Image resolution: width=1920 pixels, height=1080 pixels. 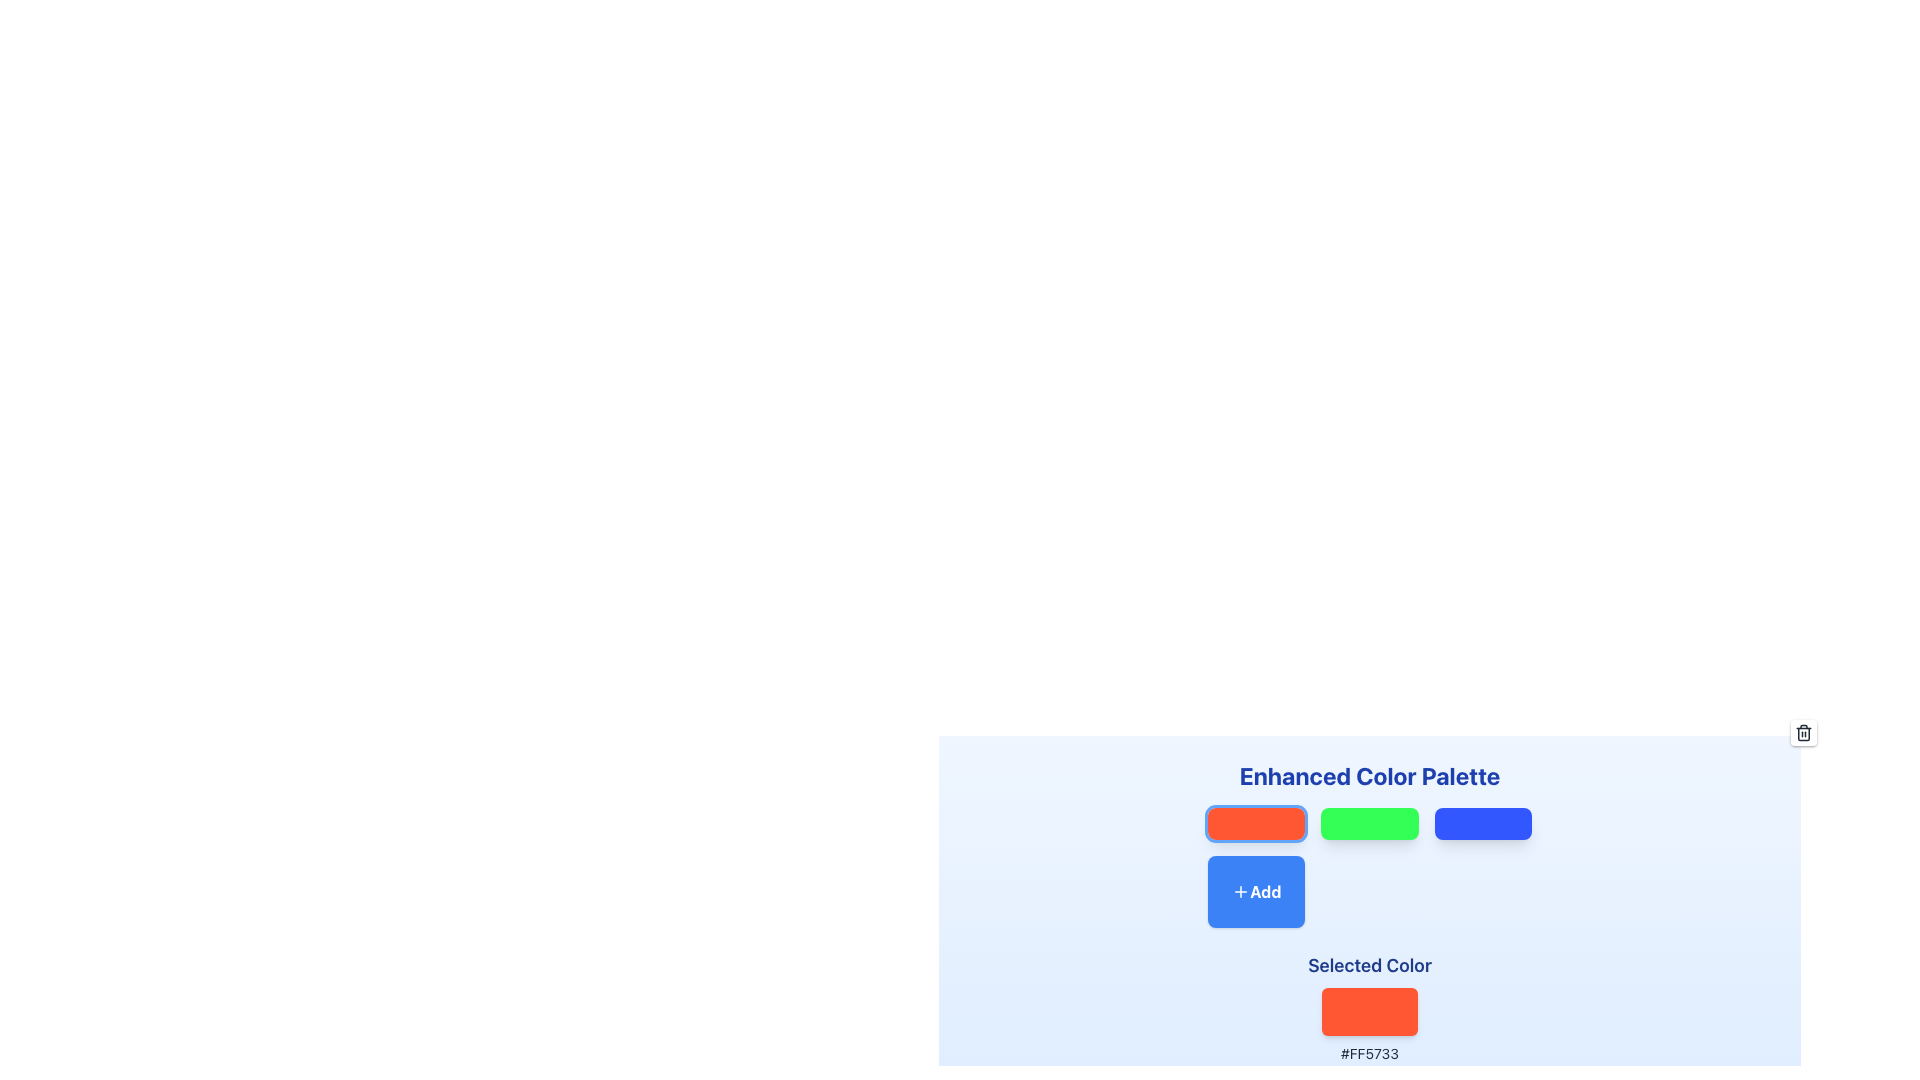 What do you see at coordinates (1368, 866) in the screenshot?
I see `the color selection grid layout titled 'Enhanced Color Palette' which contains red, green, and blue color blocks arranged horizontally` at bounding box center [1368, 866].